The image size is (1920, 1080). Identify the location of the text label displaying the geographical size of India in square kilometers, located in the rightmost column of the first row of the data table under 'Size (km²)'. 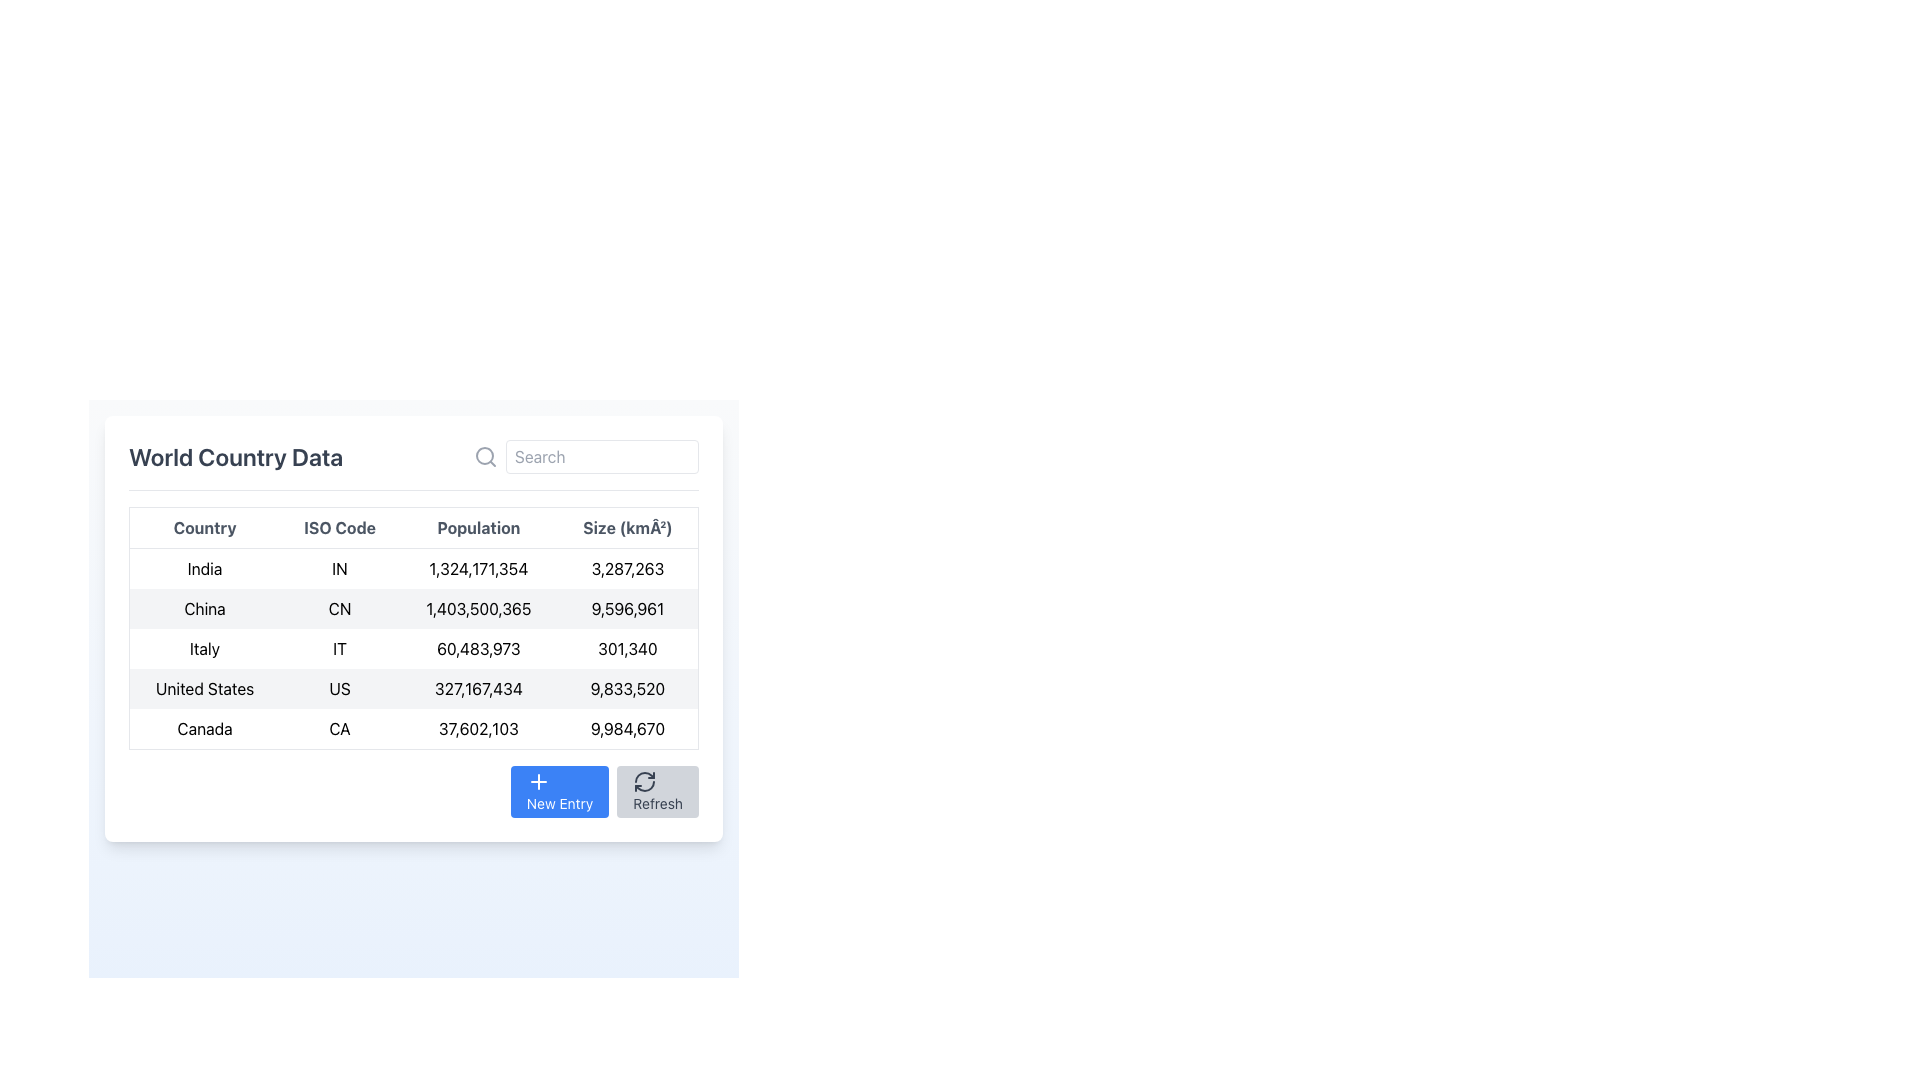
(627, 568).